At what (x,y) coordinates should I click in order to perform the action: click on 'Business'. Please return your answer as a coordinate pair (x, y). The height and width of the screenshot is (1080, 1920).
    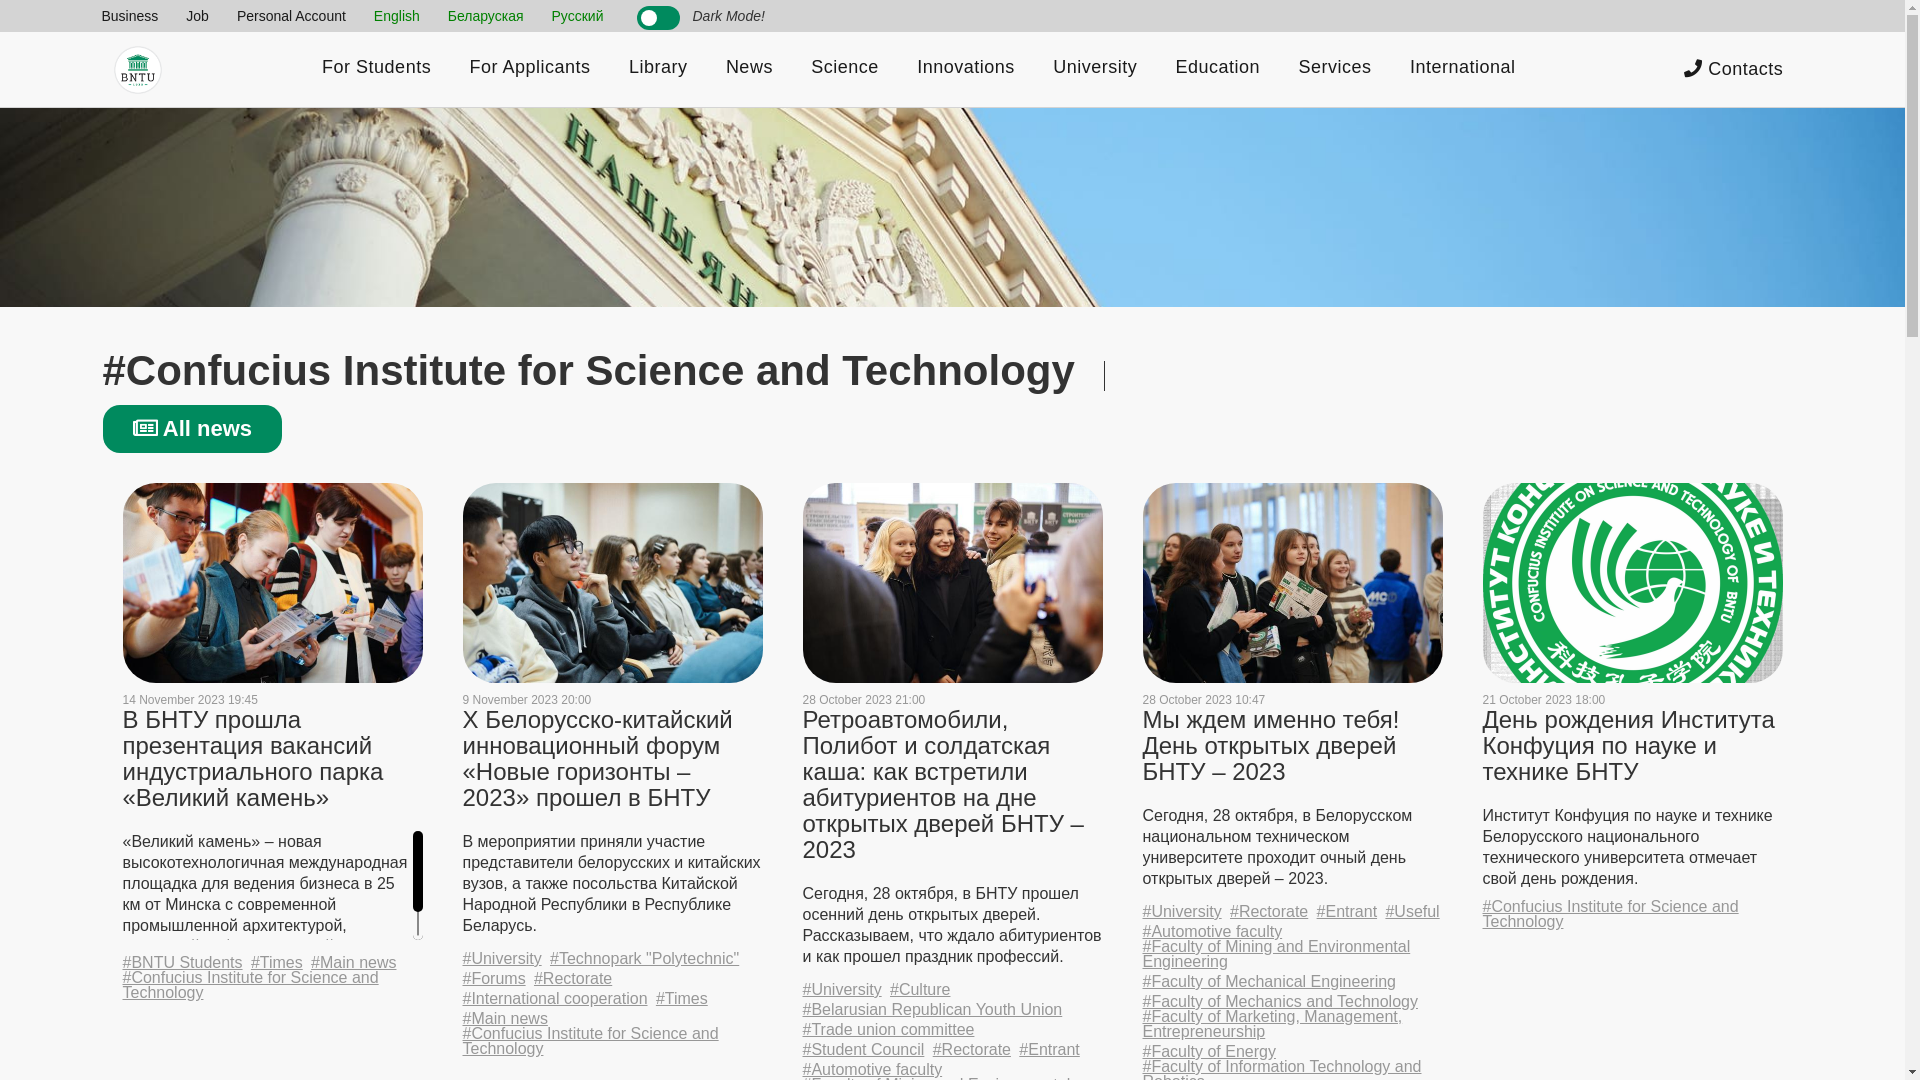
    Looking at the image, I should click on (129, 15).